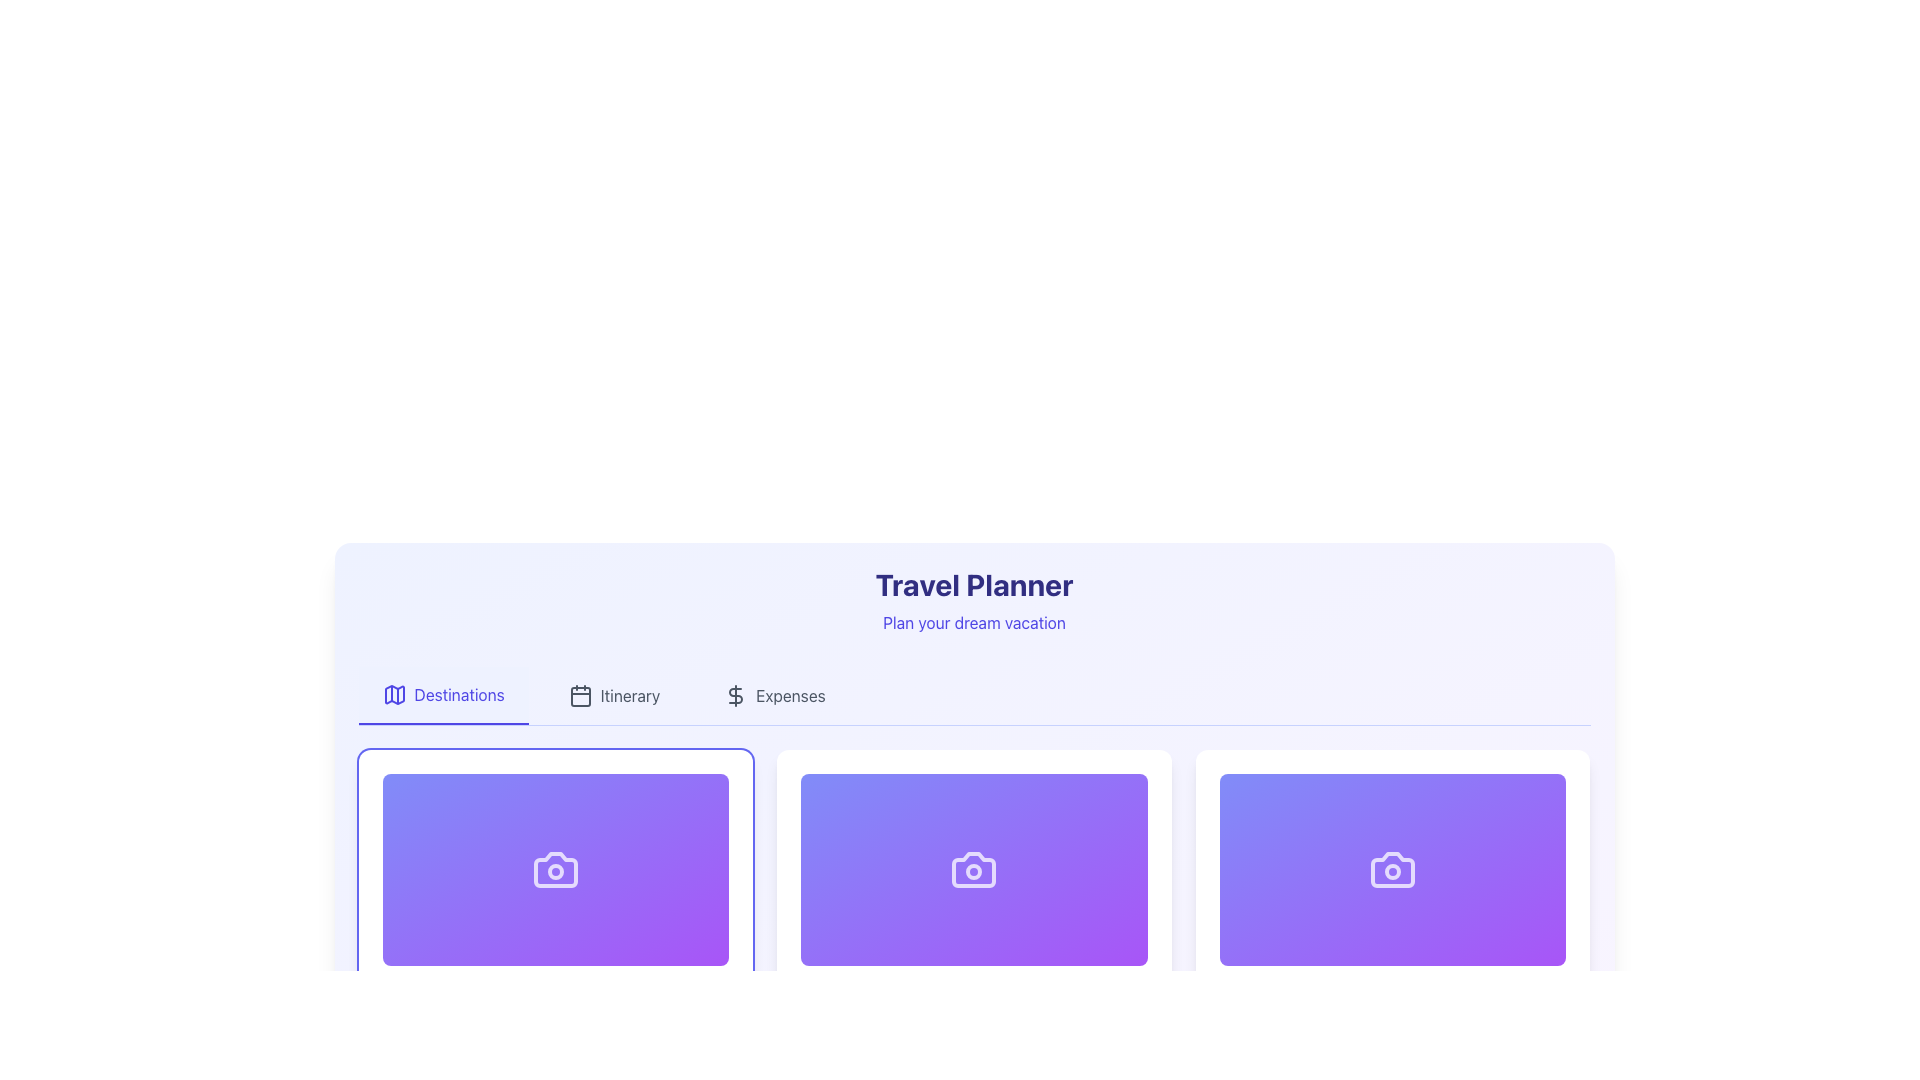 Image resolution: width=1920 pixels, height=1080 pixels. Describe the element at coordinates (974, 869) in the screenshot. I see `the camera icon located centrally within the middle card of the grid in the 'Travel Planner' section` at that location.